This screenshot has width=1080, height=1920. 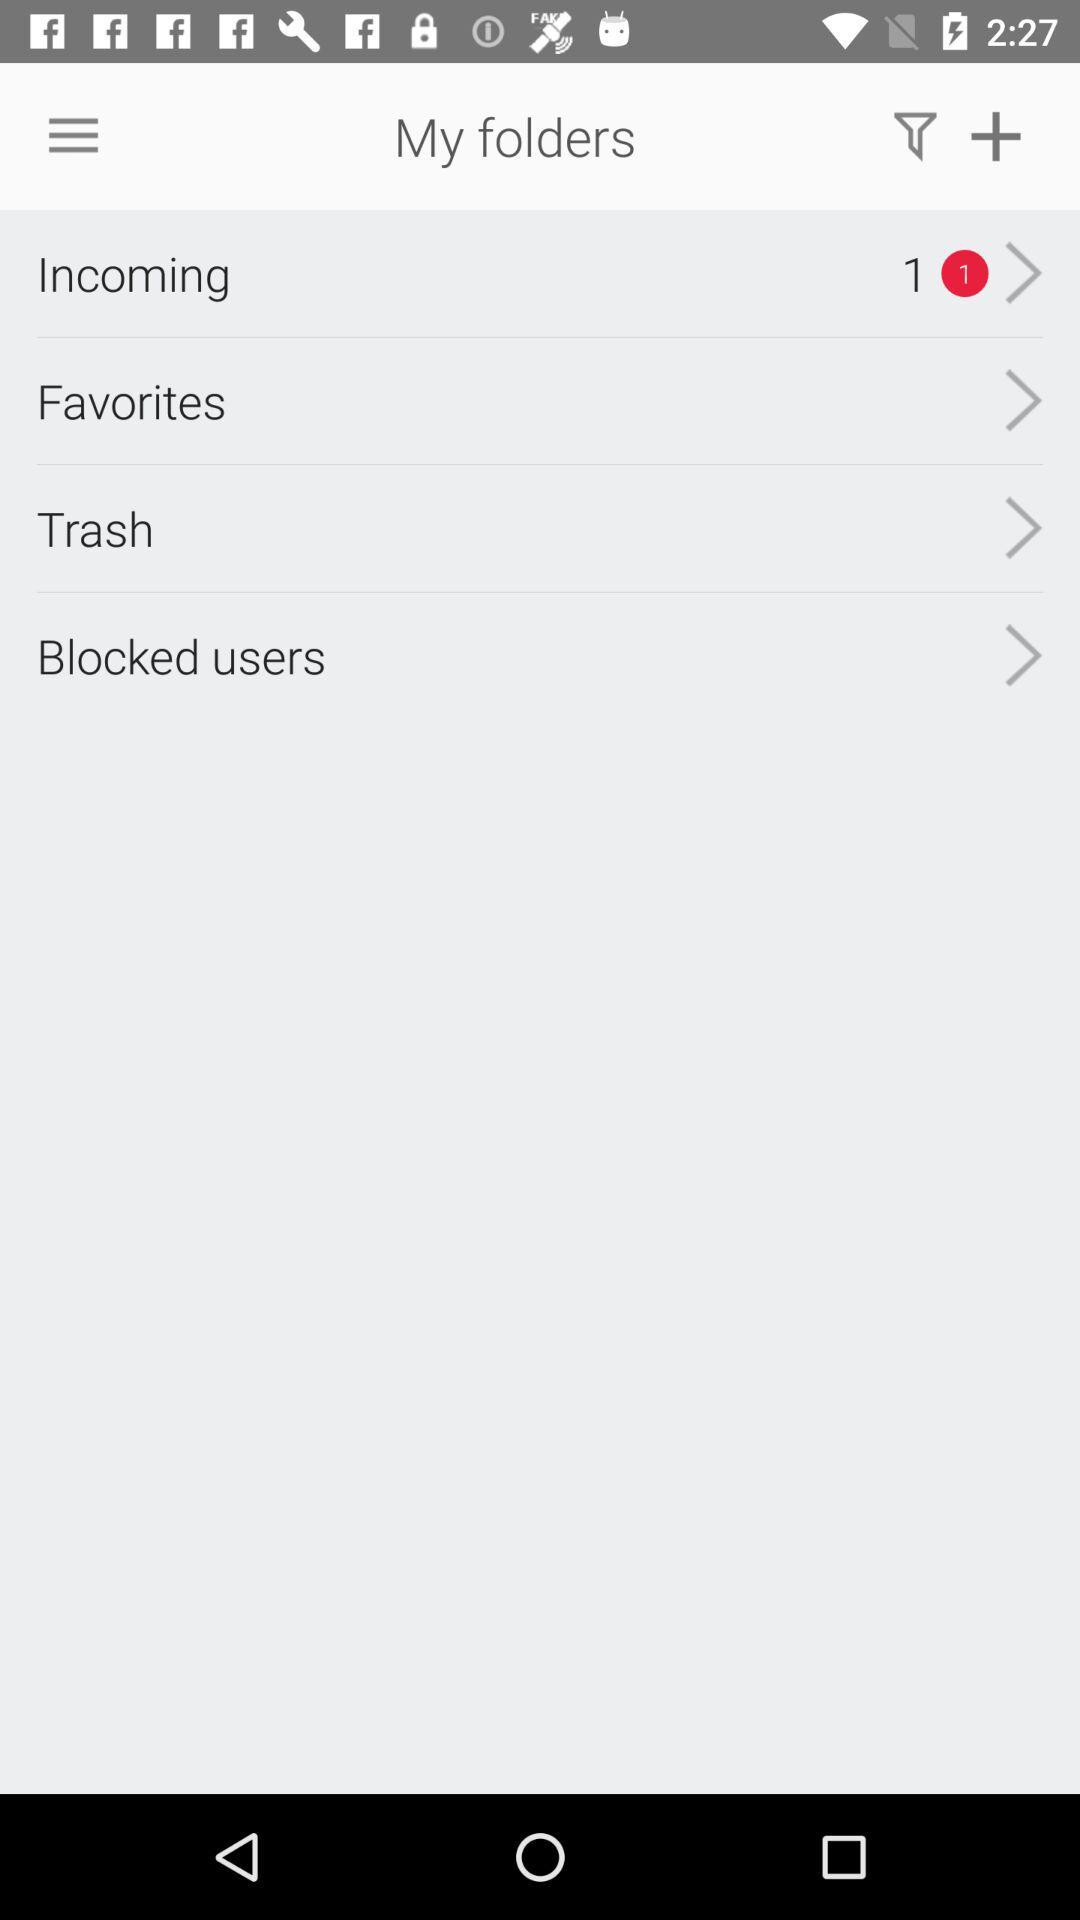 What do you see at coordinates (133, 272) in the screenshot?
I see `item next to 1` at bounding box center [133, 272].